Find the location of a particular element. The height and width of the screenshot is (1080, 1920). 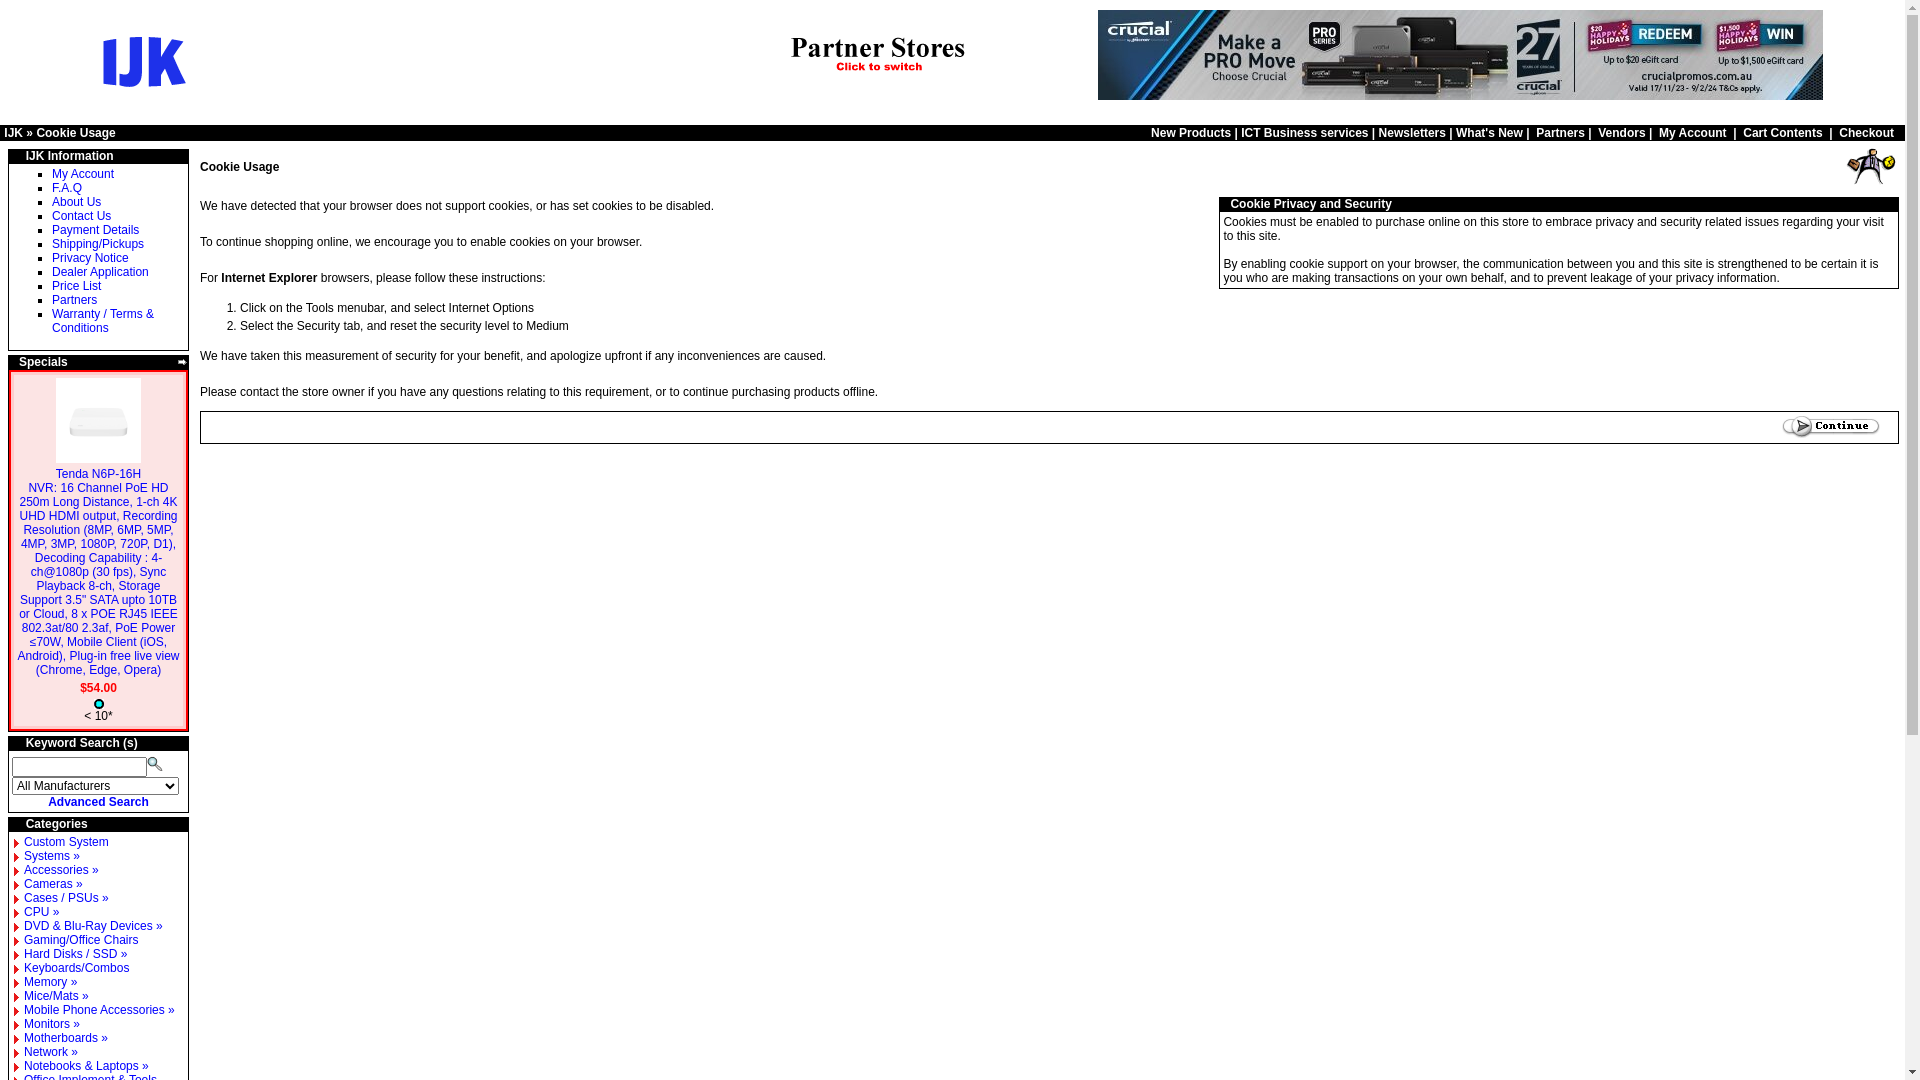

'Vendors' is located at coordinates (1597, 132).